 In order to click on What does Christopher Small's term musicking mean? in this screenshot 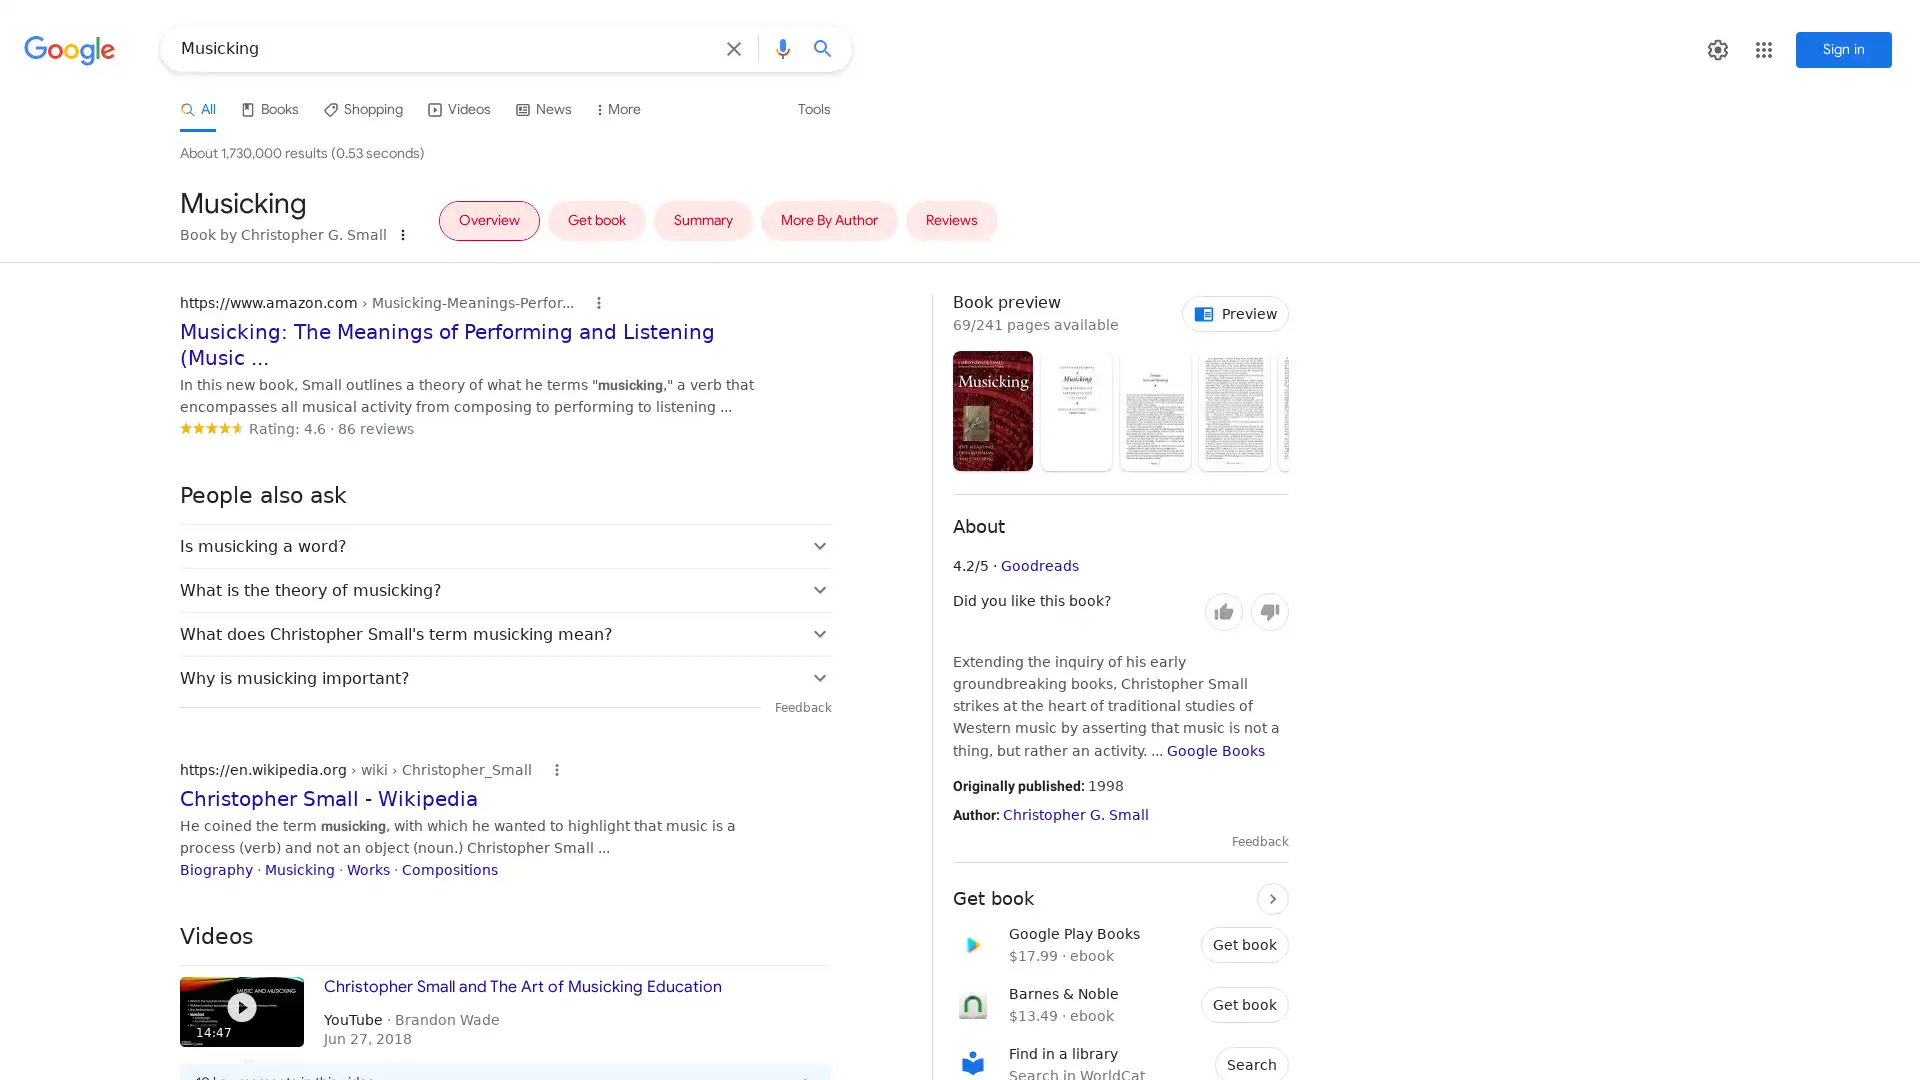, I will do `click(505, 633)`.